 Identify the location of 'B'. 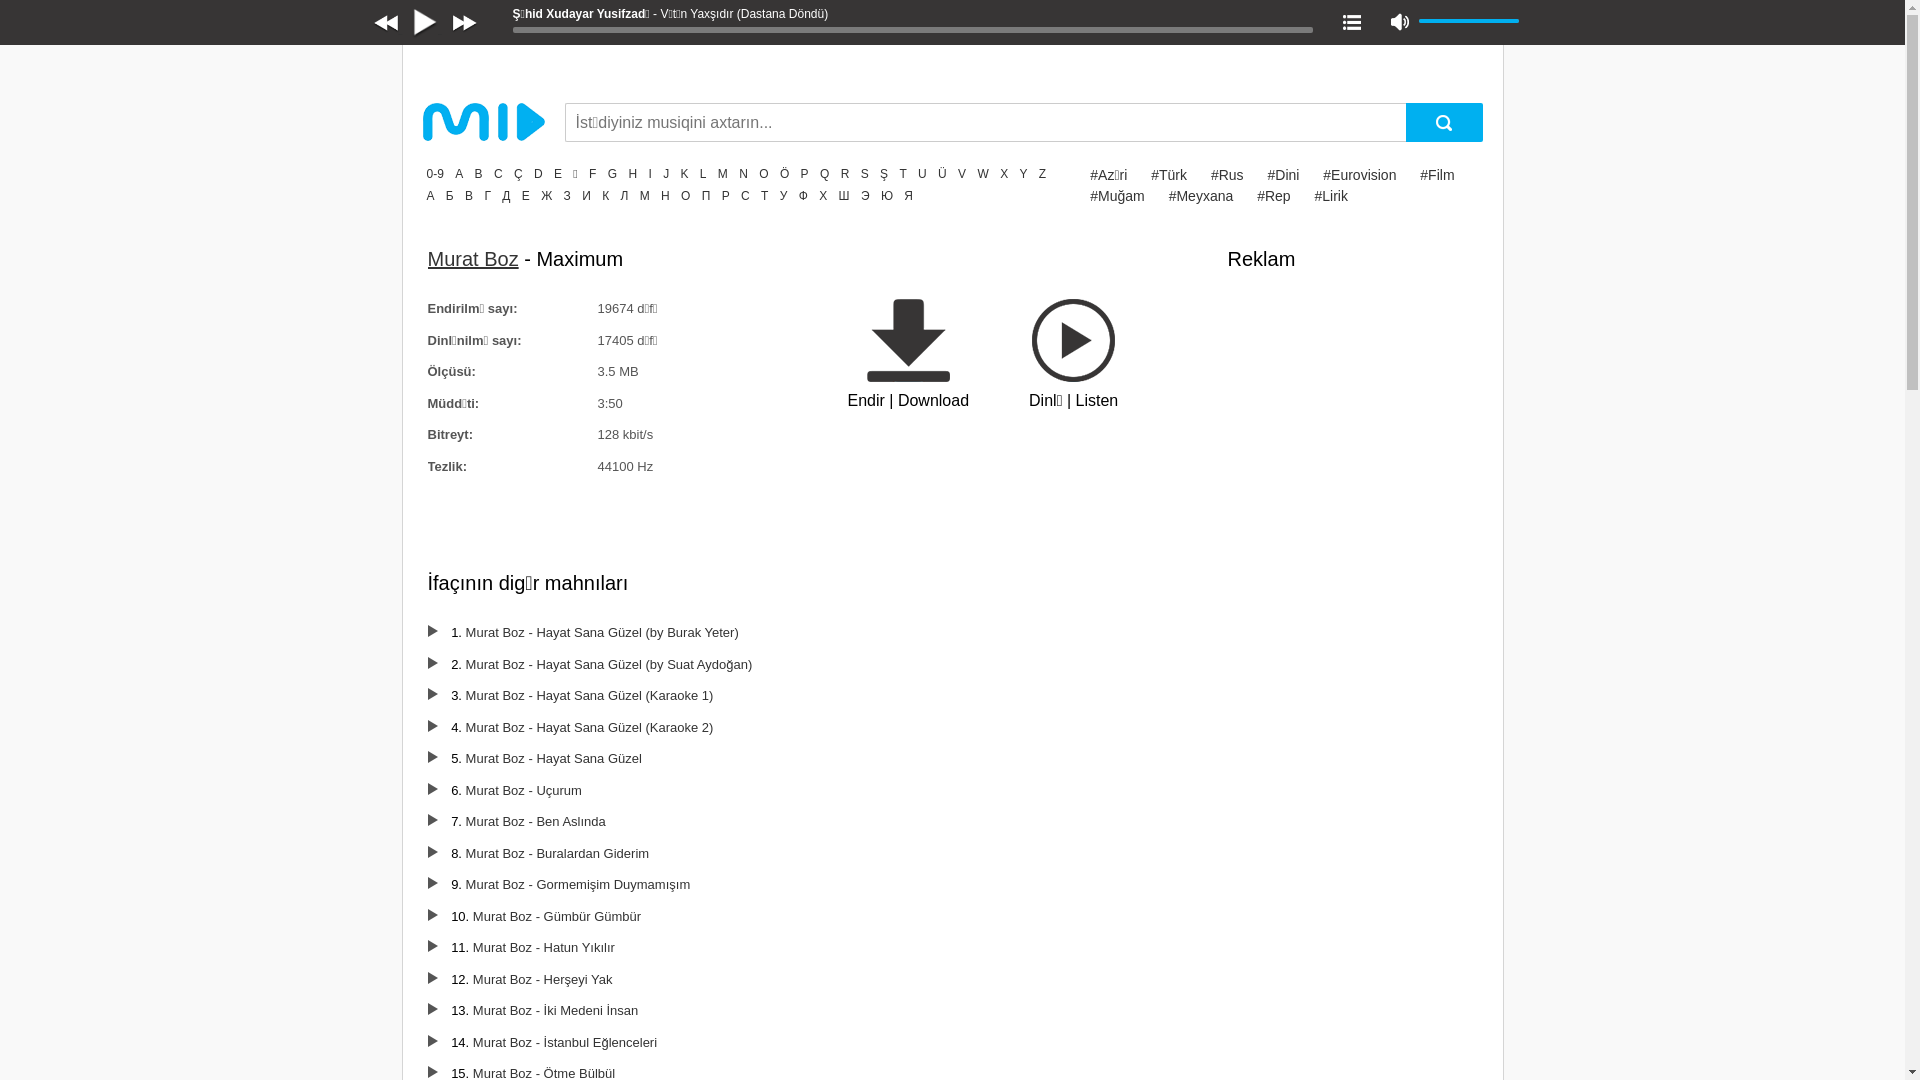
(474, 172).